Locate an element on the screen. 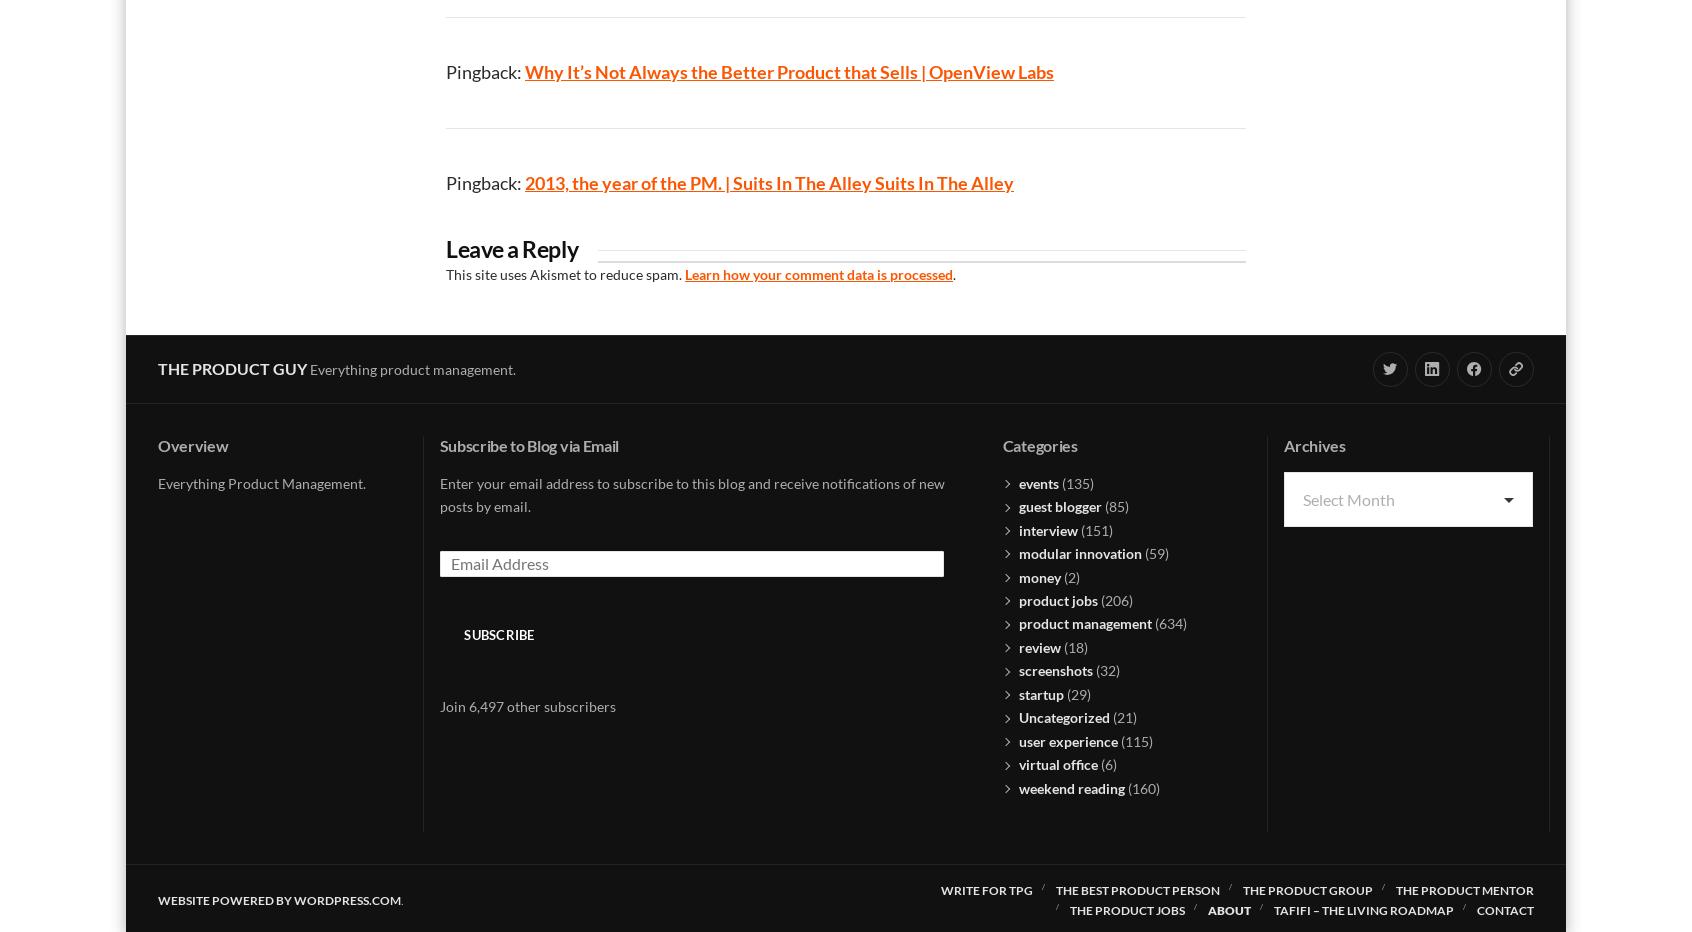  'Join 6,497 other subscribers' is located at coordinates (527, 704).